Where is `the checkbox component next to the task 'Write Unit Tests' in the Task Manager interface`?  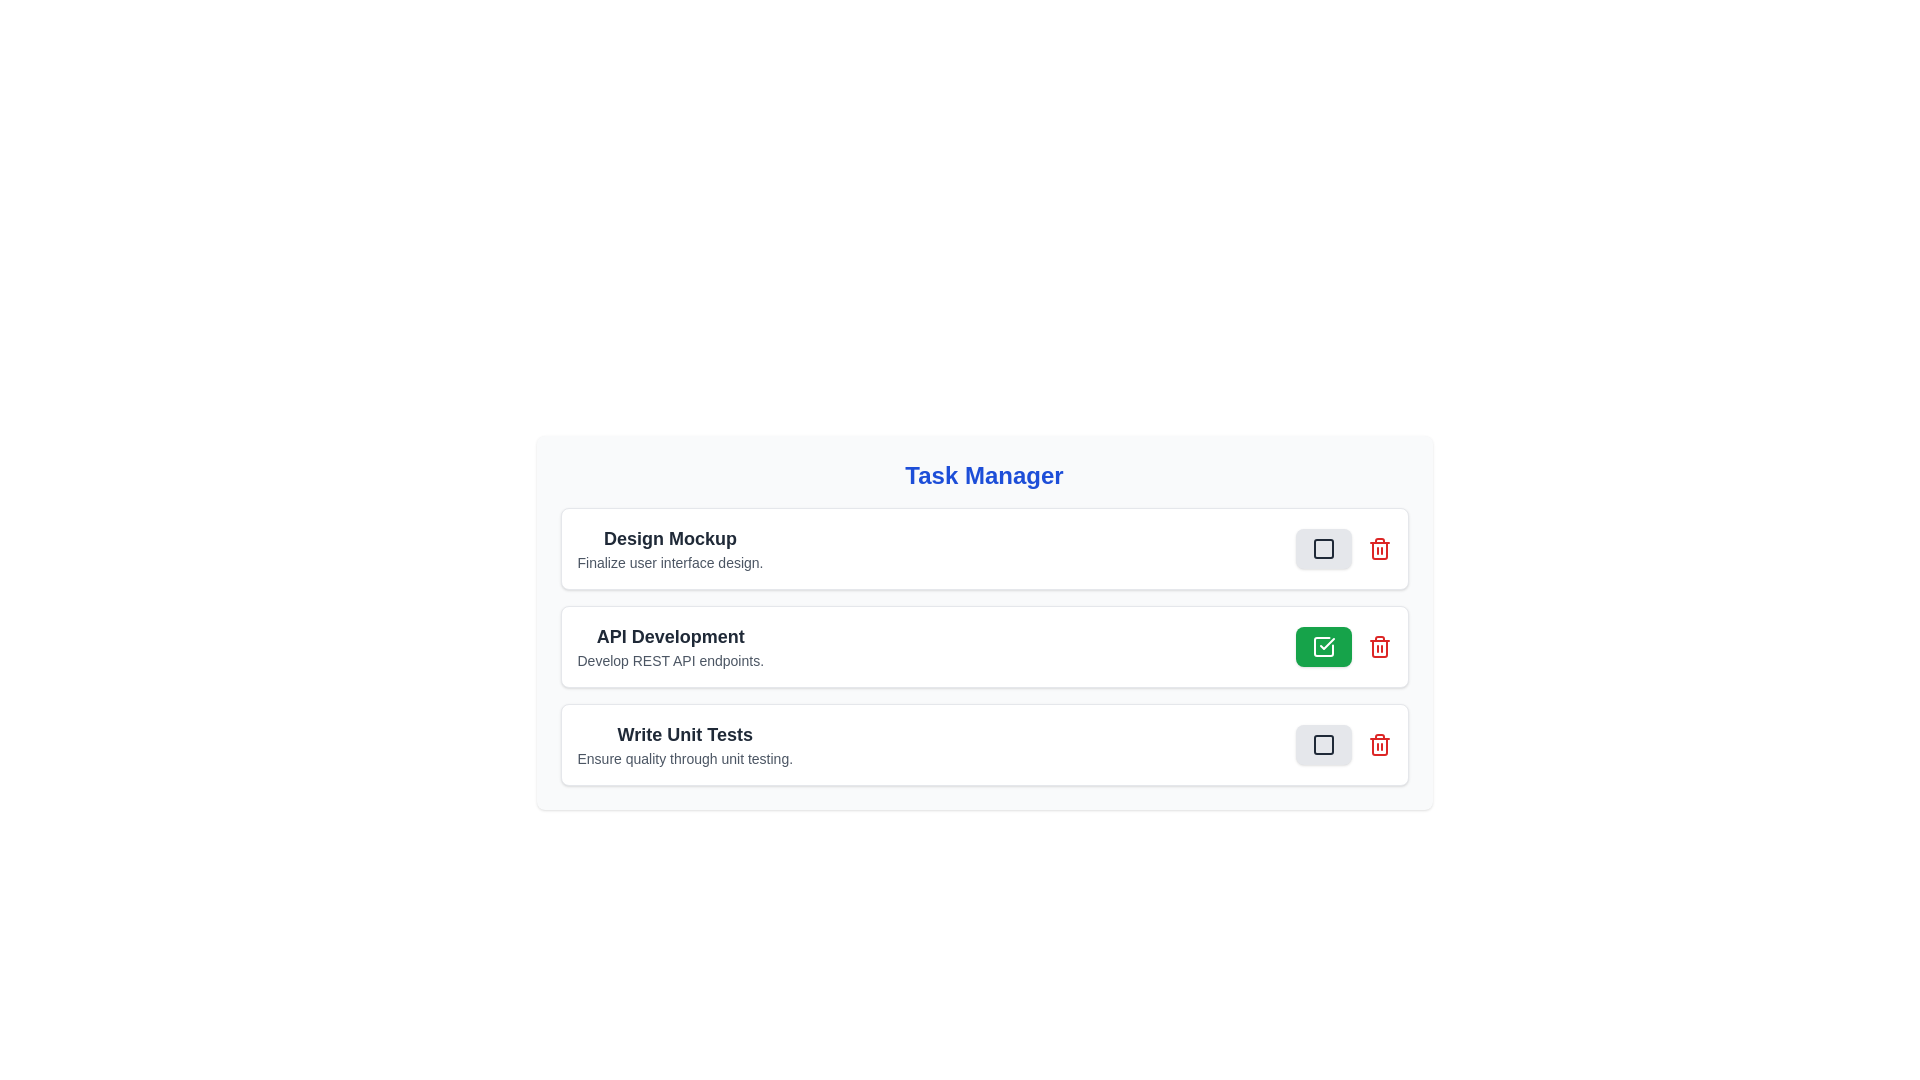 the checkbox component next to the task 'Write Unit Tests' in the Task Manager interface is located at coordinates (1323, 548).